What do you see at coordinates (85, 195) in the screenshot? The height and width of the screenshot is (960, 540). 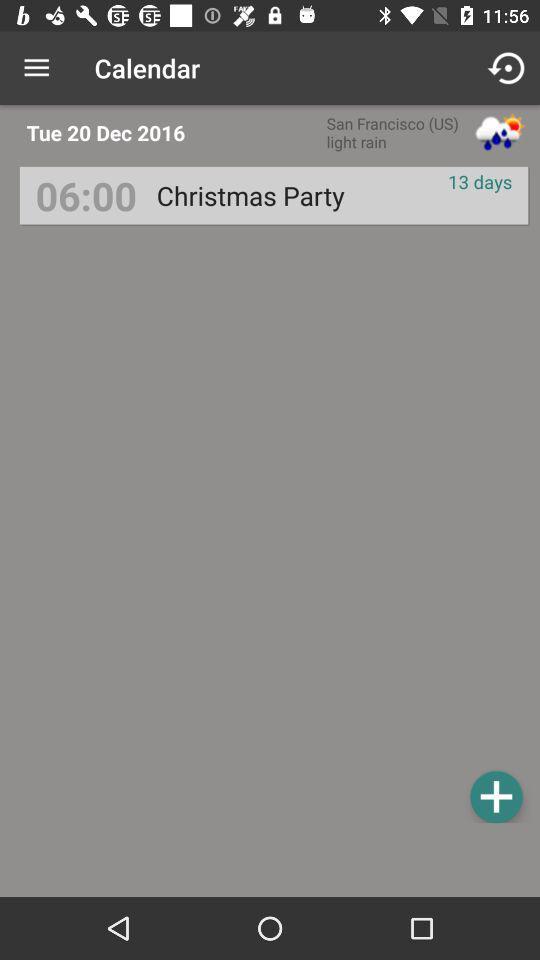 I see `06:00 item` at bounding box center [85, 195].